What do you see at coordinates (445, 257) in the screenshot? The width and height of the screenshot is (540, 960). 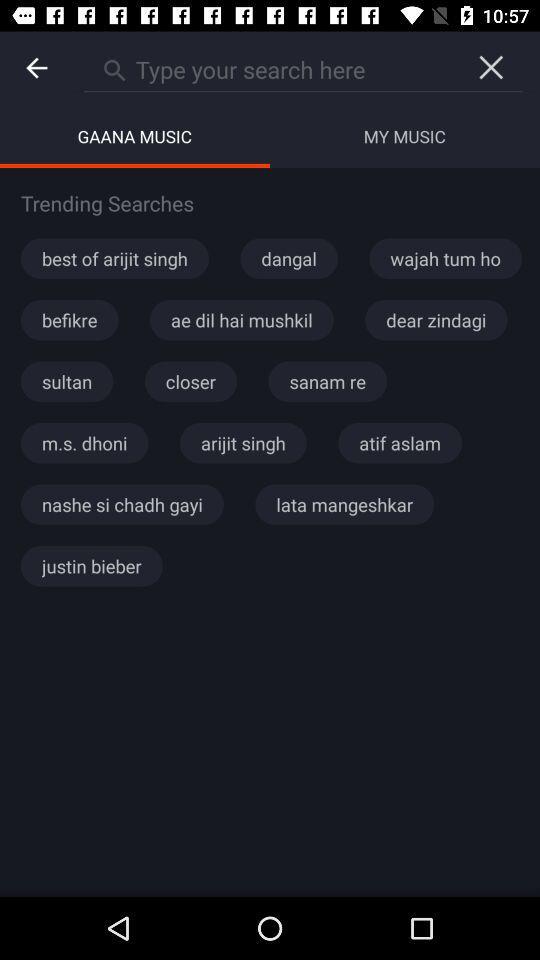 I see `the wajah tum ho icon` at bounding box center [445, 257].